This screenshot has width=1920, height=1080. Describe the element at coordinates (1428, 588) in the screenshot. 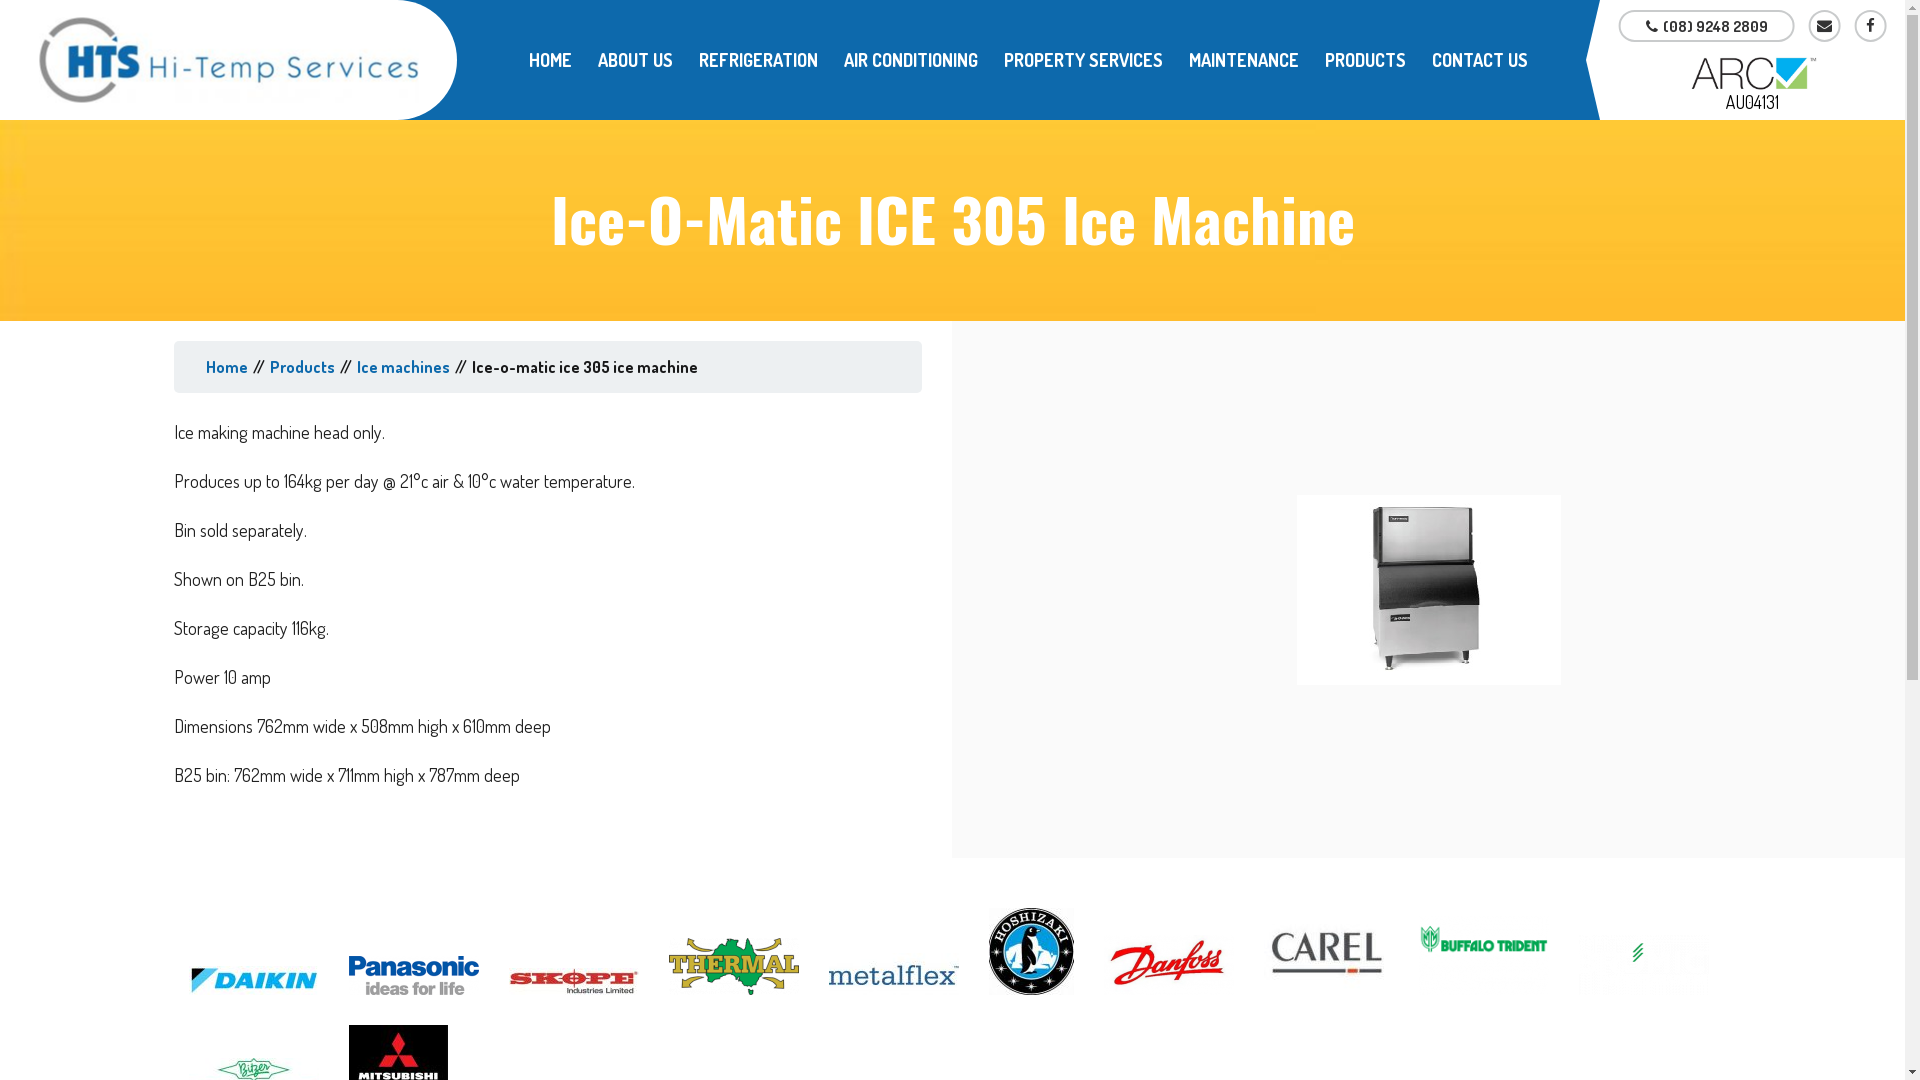

I see `'ice305'` at that location.